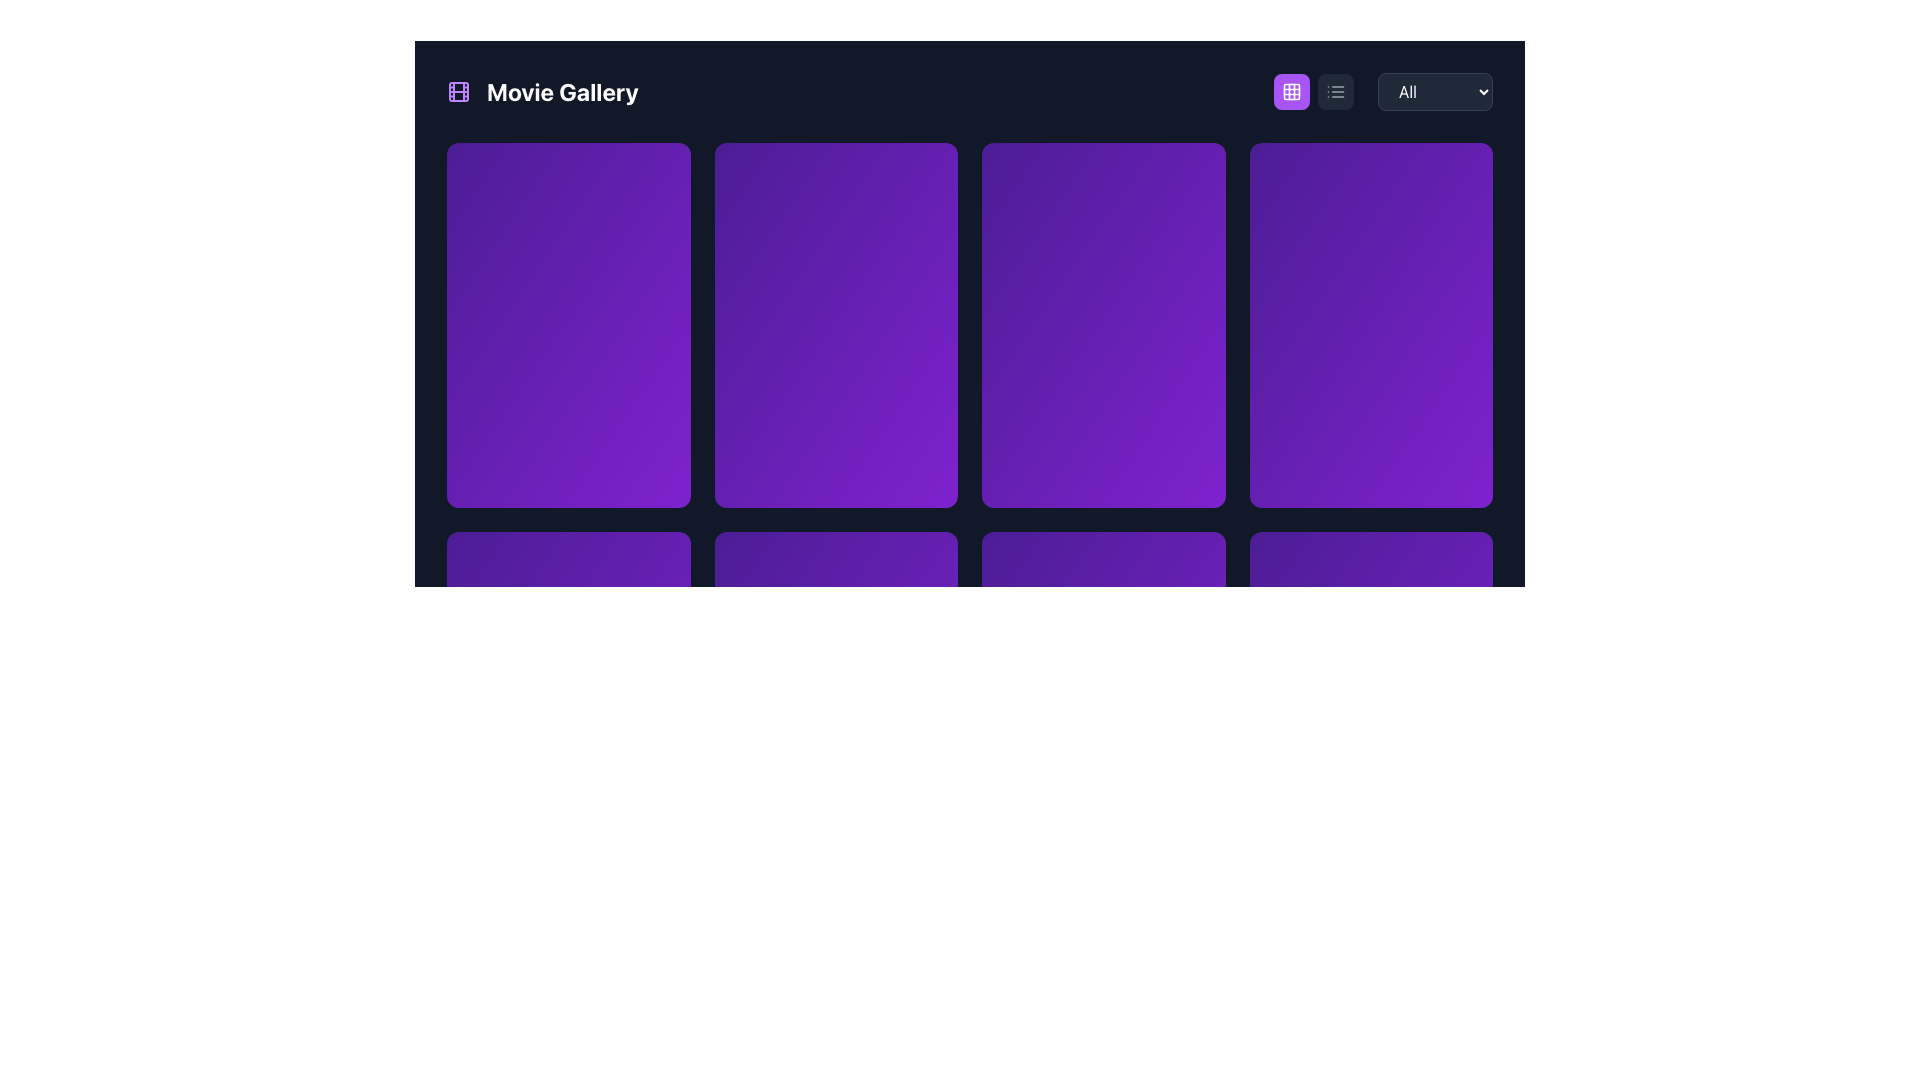  What do you see at coordinates (458, 92) in the screenshot?
I see `the small rounded rectangle element within the filmstrip icon, which is located near the top-left corner of the interface, adjacent to the 'Movie Gallery' label` at bounding box center [458, 92].